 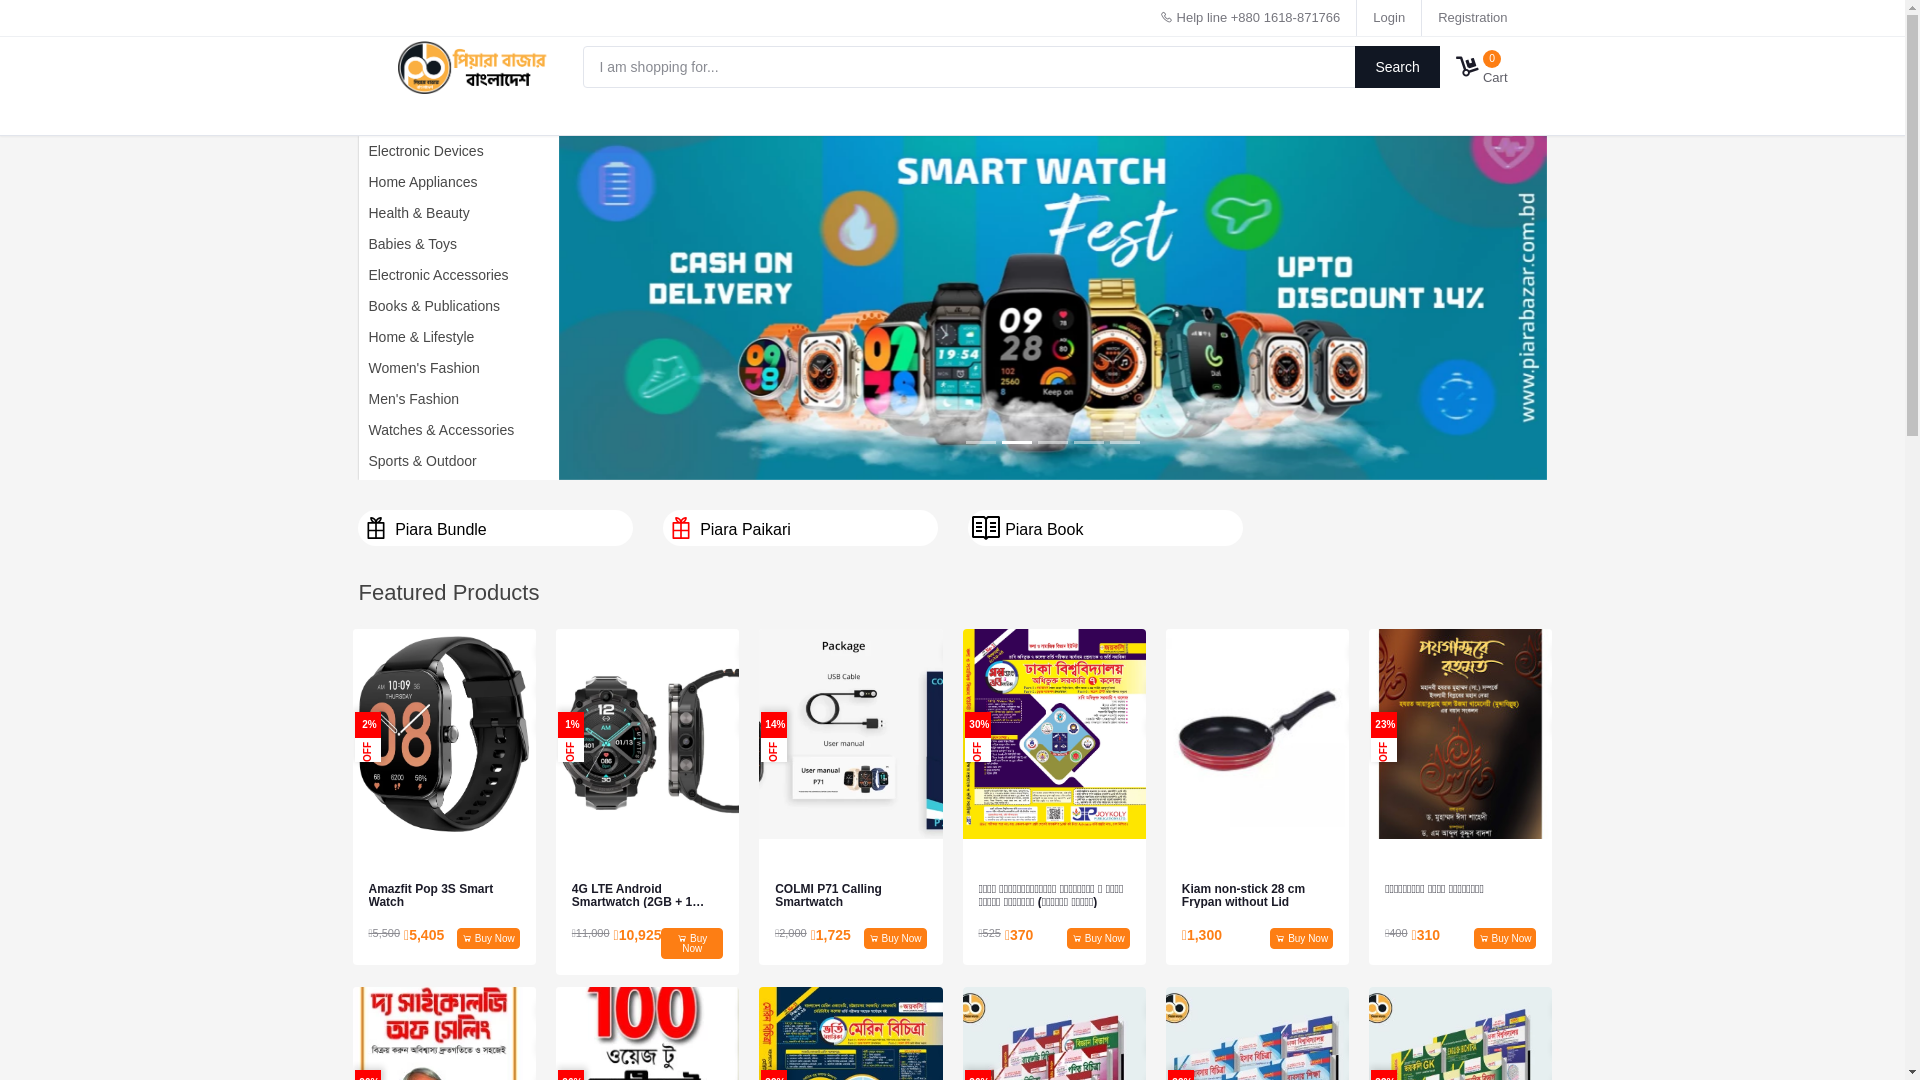 What do you see at coordinates (1387, 18) in the screenshot?
I see `'Login'` at bounding box center [1387, 18].